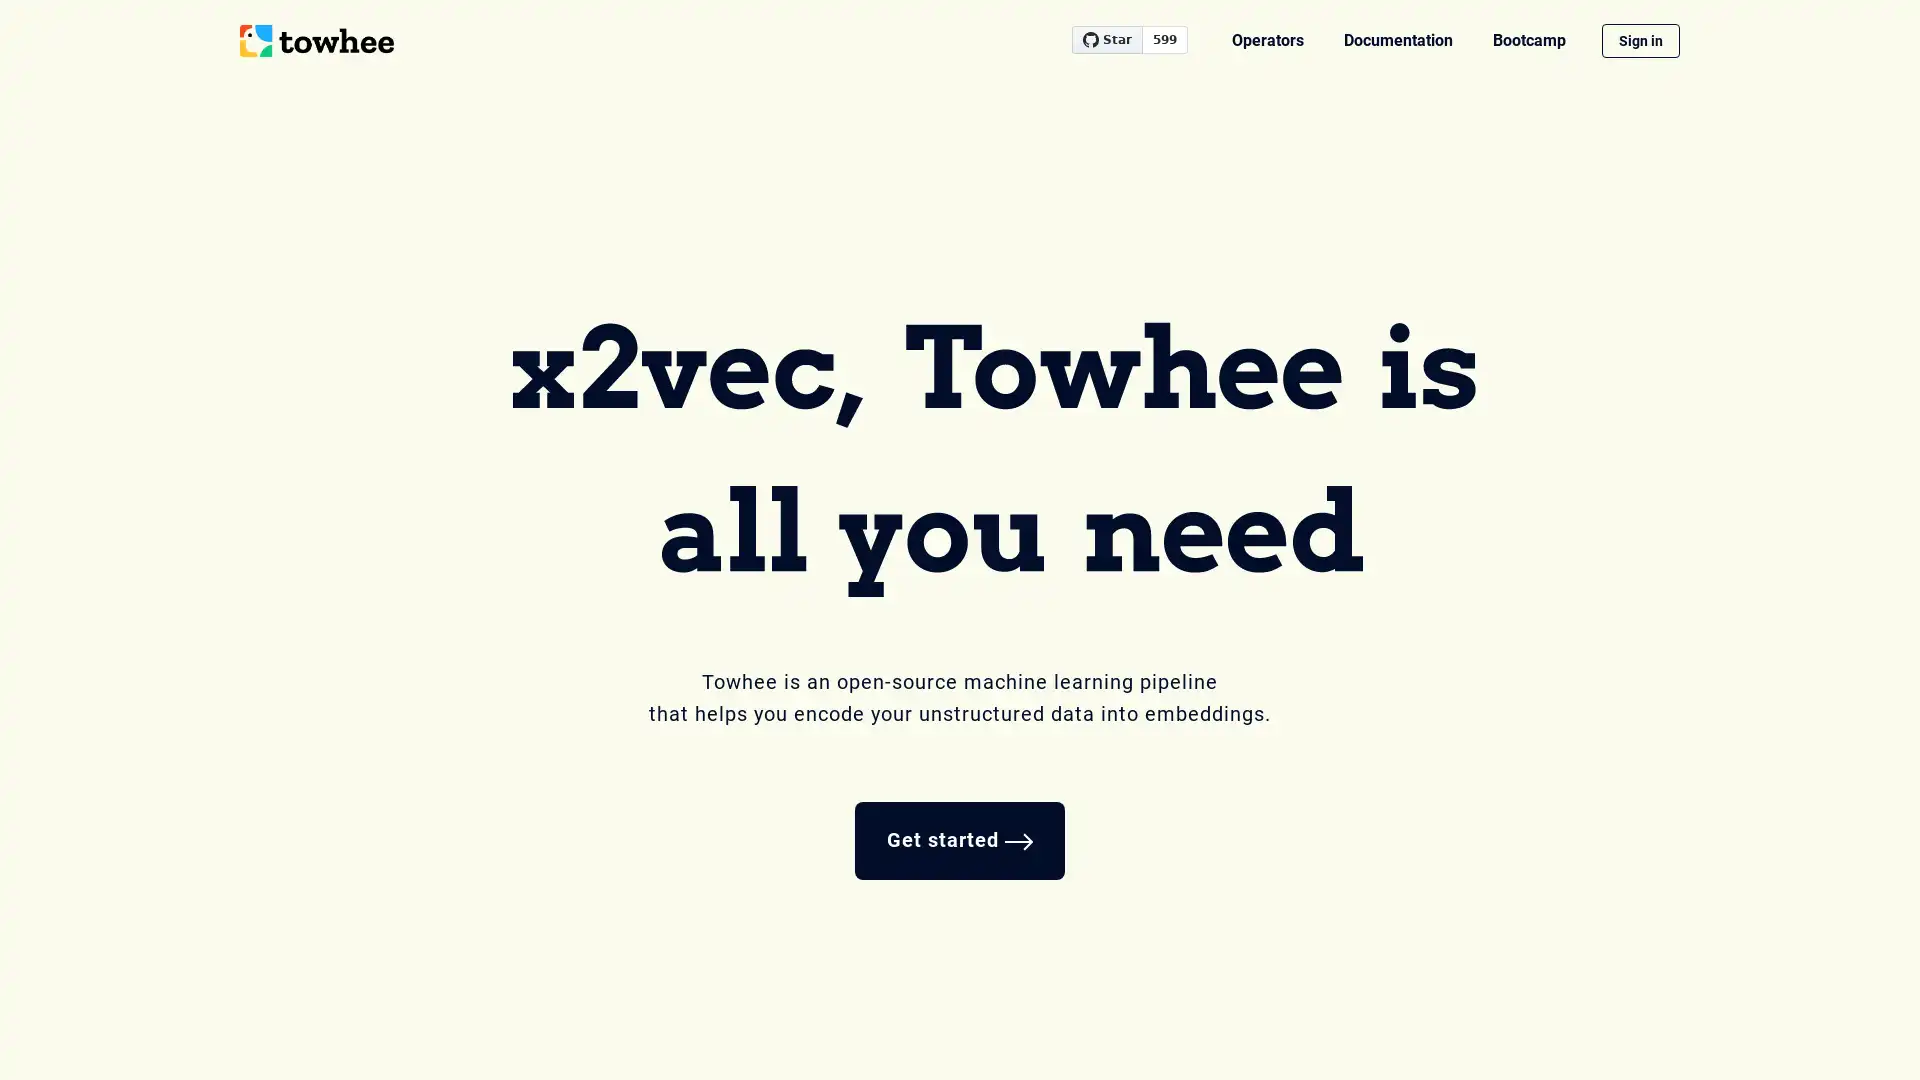 Image resolution: width=1920 pixels, height=1080 pixels. Describe the element at coordinates (1641, 41) in the screenshot. I see `Sign in` at that location.